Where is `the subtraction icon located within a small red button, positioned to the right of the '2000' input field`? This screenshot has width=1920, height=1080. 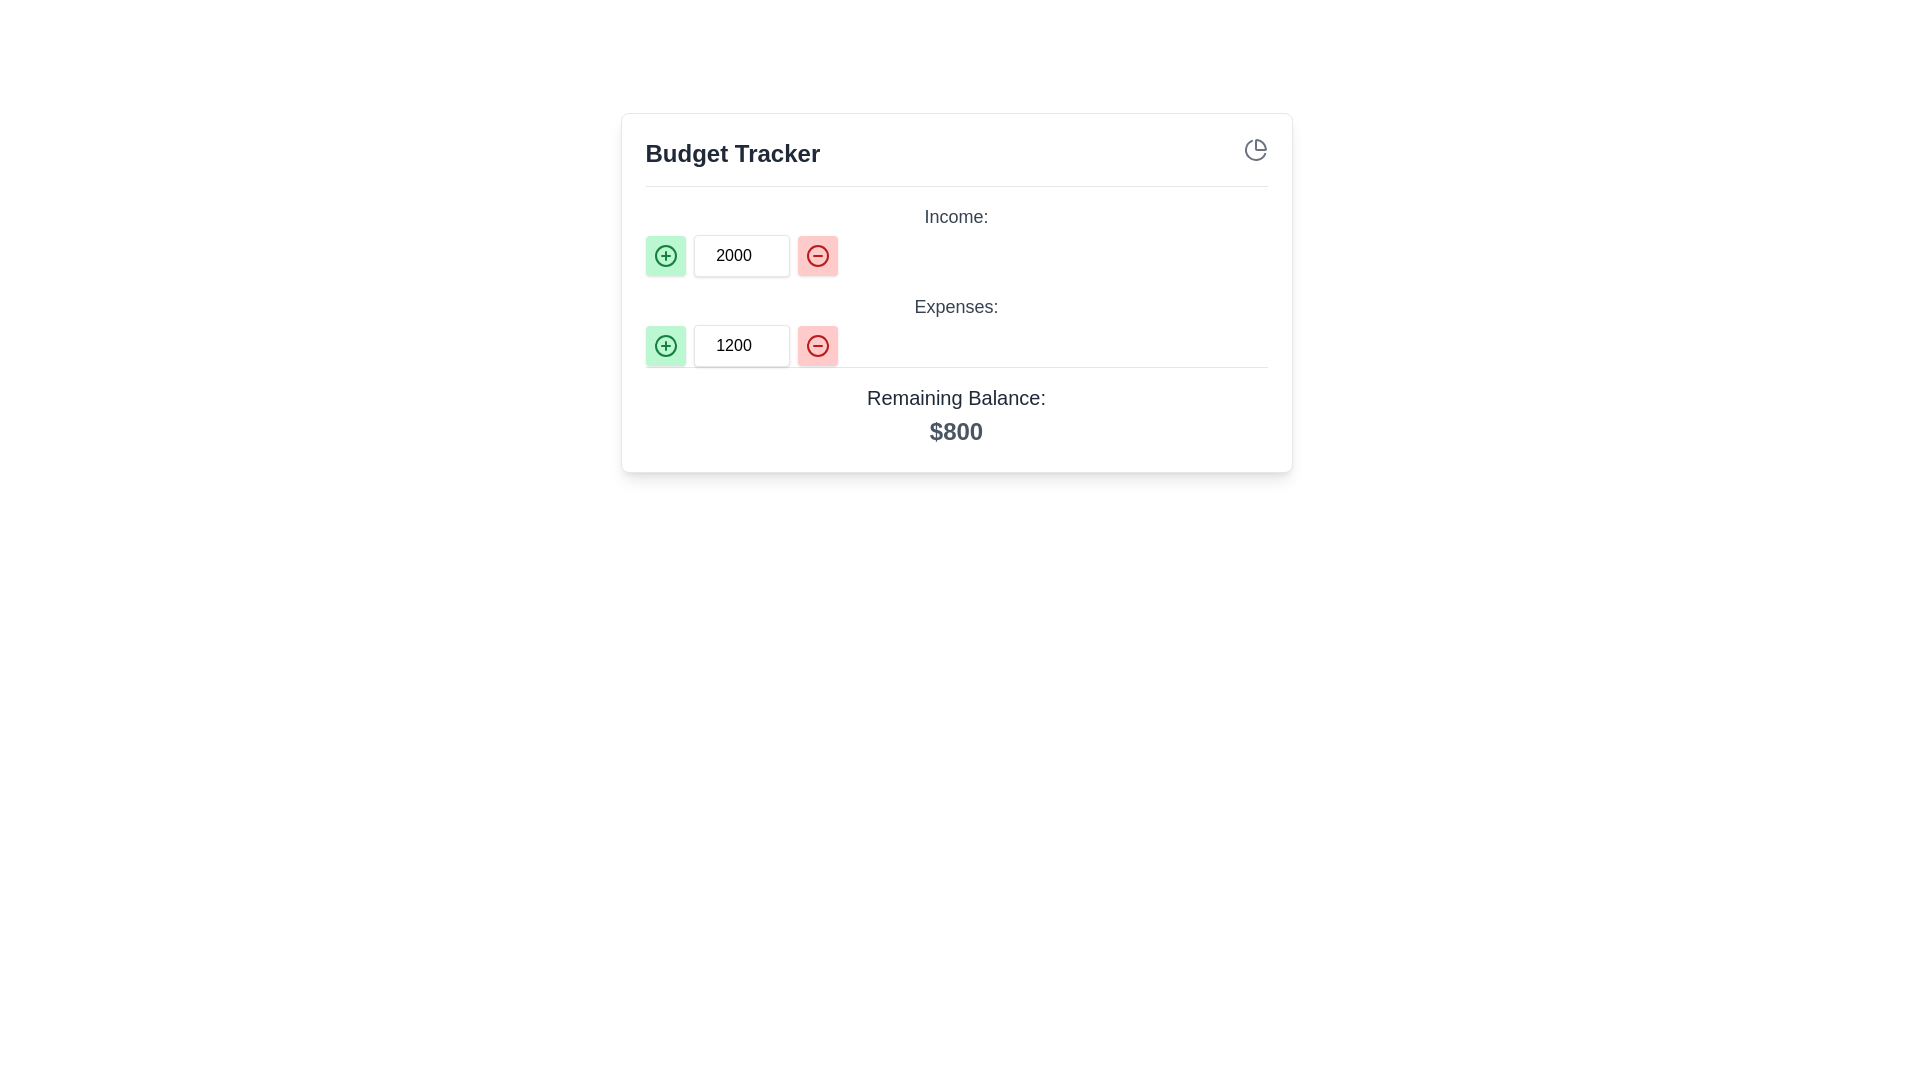
the subtraction icon located within a small red button, positioned to the right of the '2000' input field is located at coordinates (817, 254).